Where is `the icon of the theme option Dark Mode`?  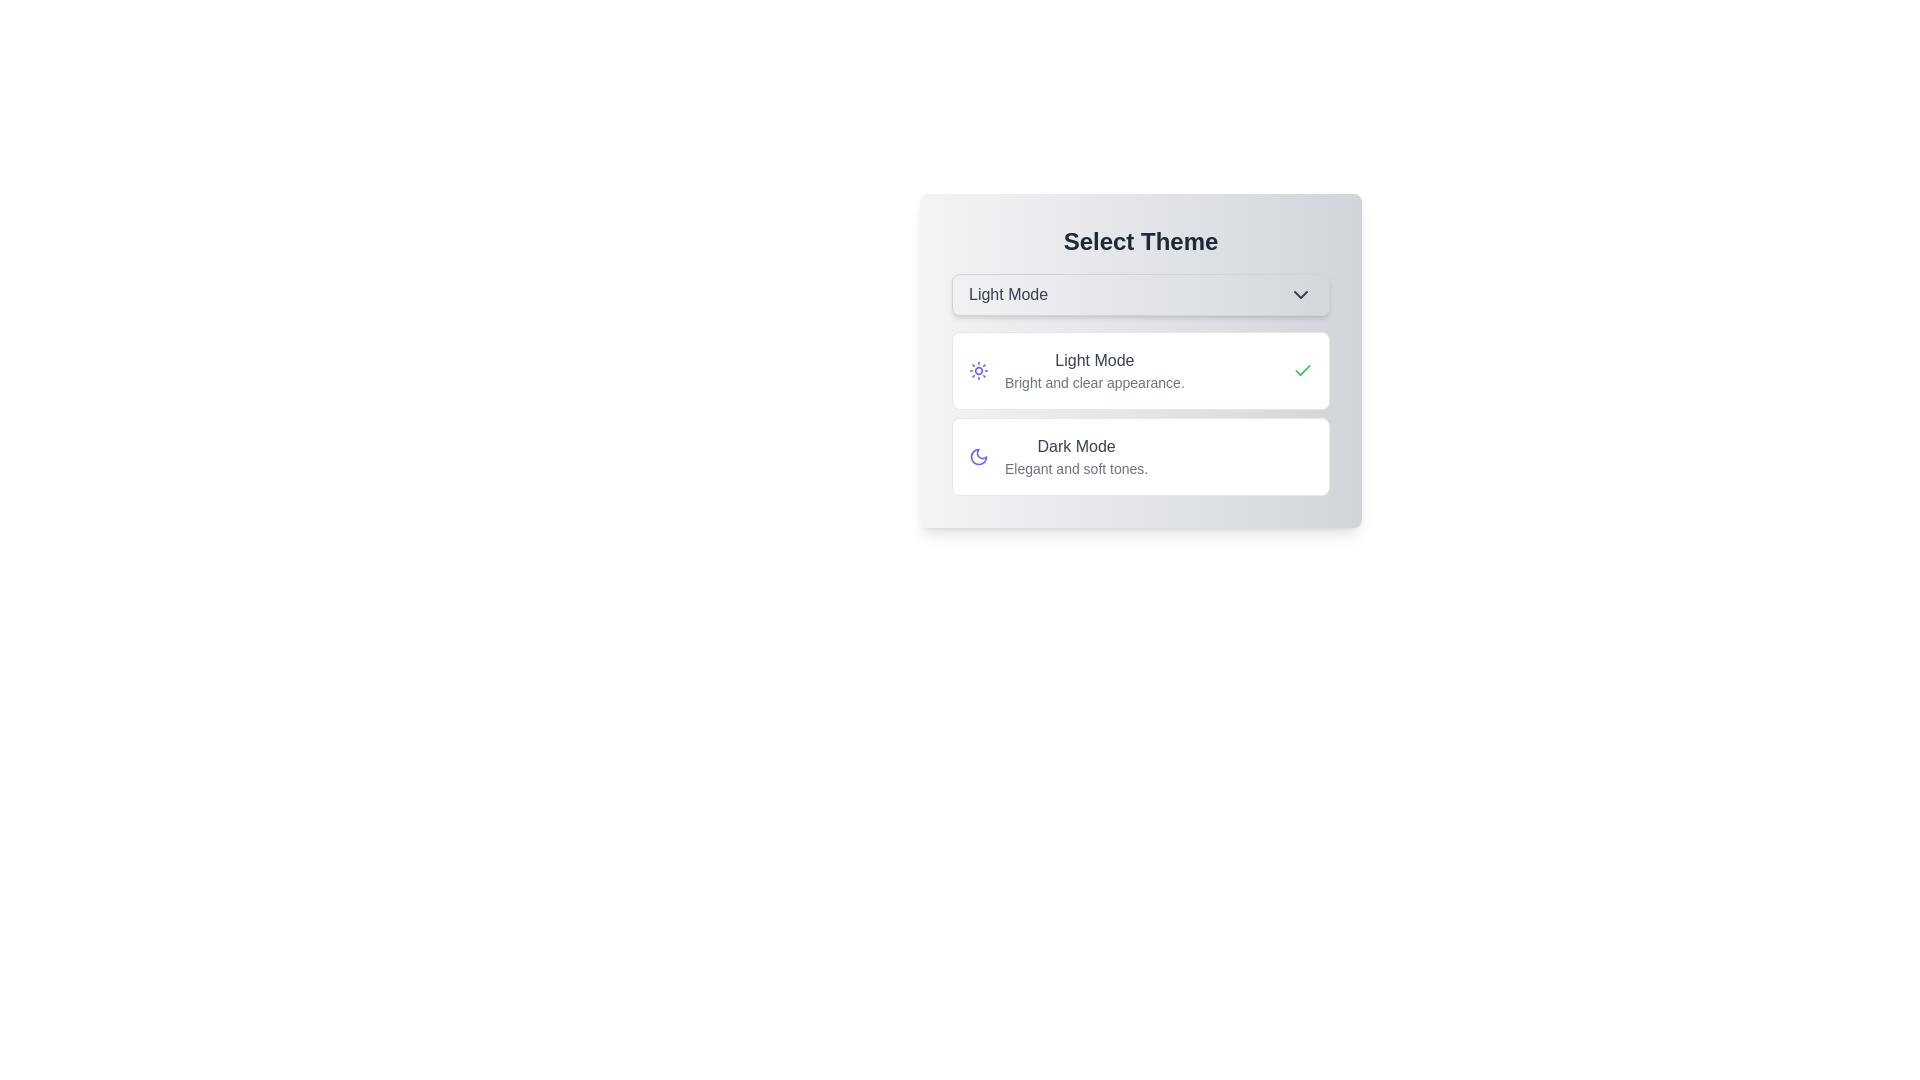 the icon of the theme option Dark Mode is located at coordinates (979, 456).